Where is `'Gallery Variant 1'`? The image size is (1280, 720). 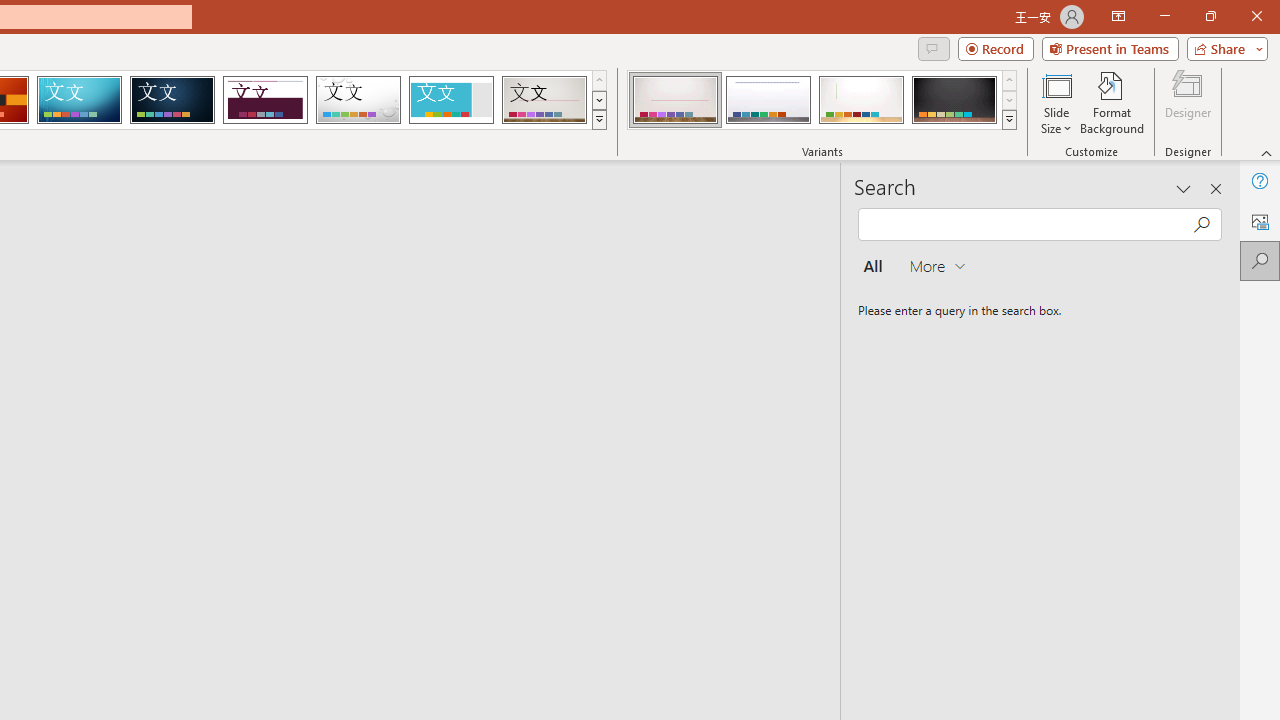 'Gallery Variant 1' is located at coordinates (675, 100).